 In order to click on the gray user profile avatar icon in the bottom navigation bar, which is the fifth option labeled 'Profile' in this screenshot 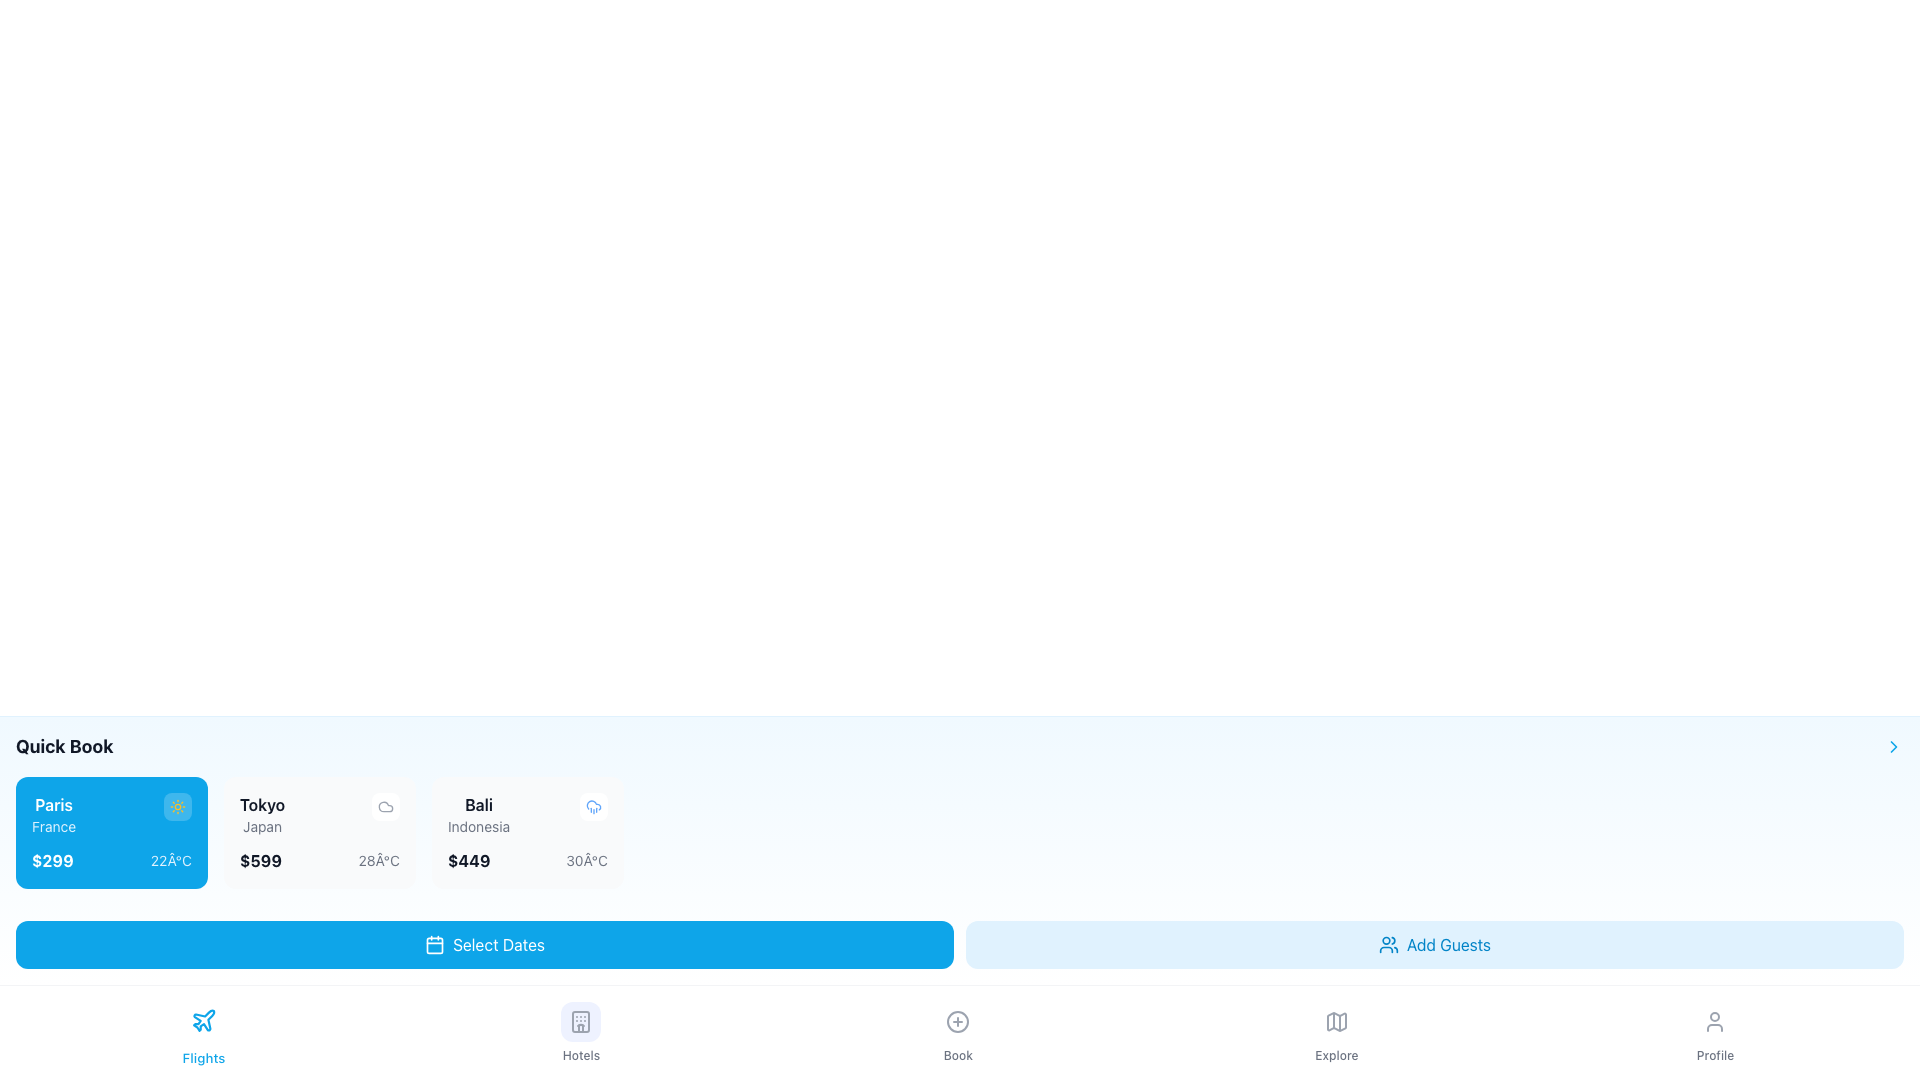, I will do `click(1714, 1022)`.